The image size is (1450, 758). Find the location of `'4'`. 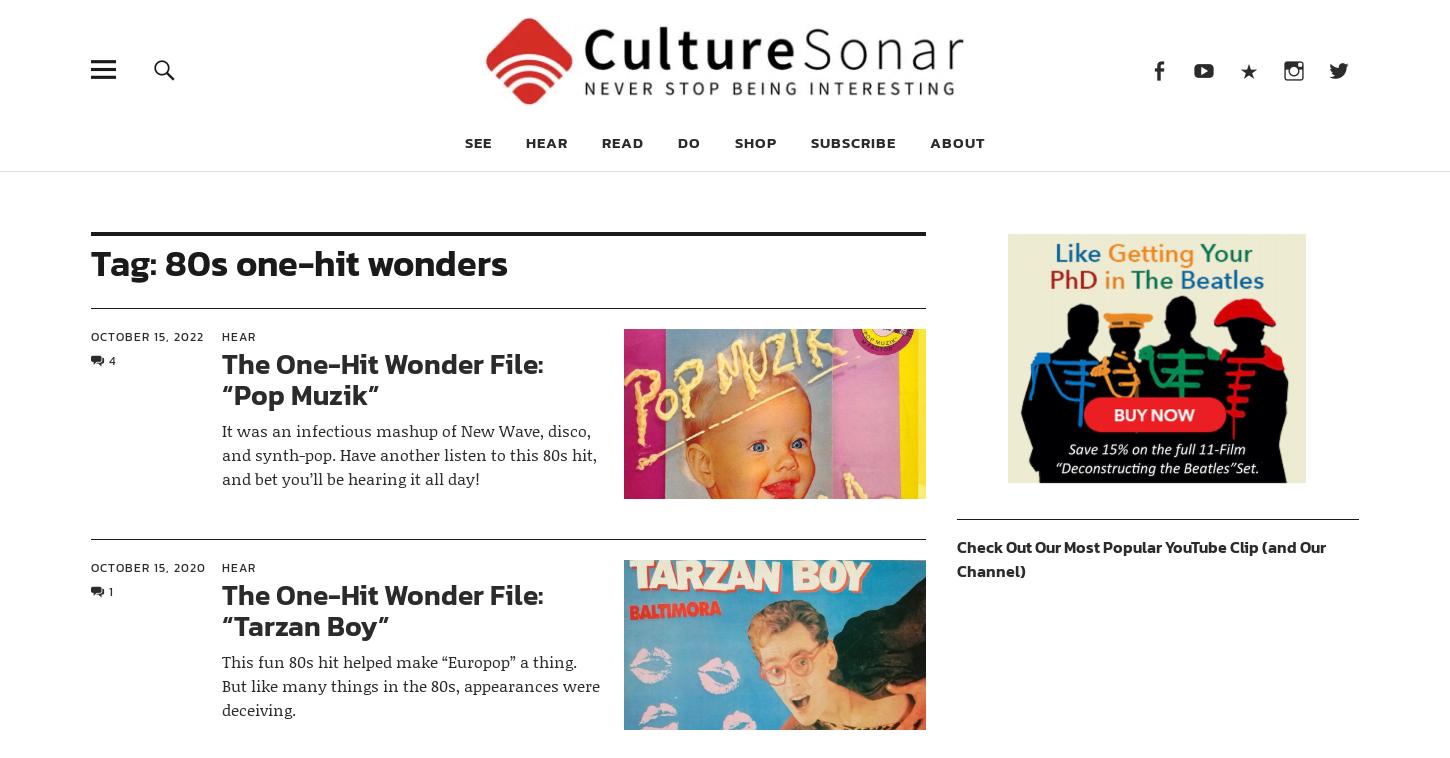

'4' is located at coordinates (111, 361).